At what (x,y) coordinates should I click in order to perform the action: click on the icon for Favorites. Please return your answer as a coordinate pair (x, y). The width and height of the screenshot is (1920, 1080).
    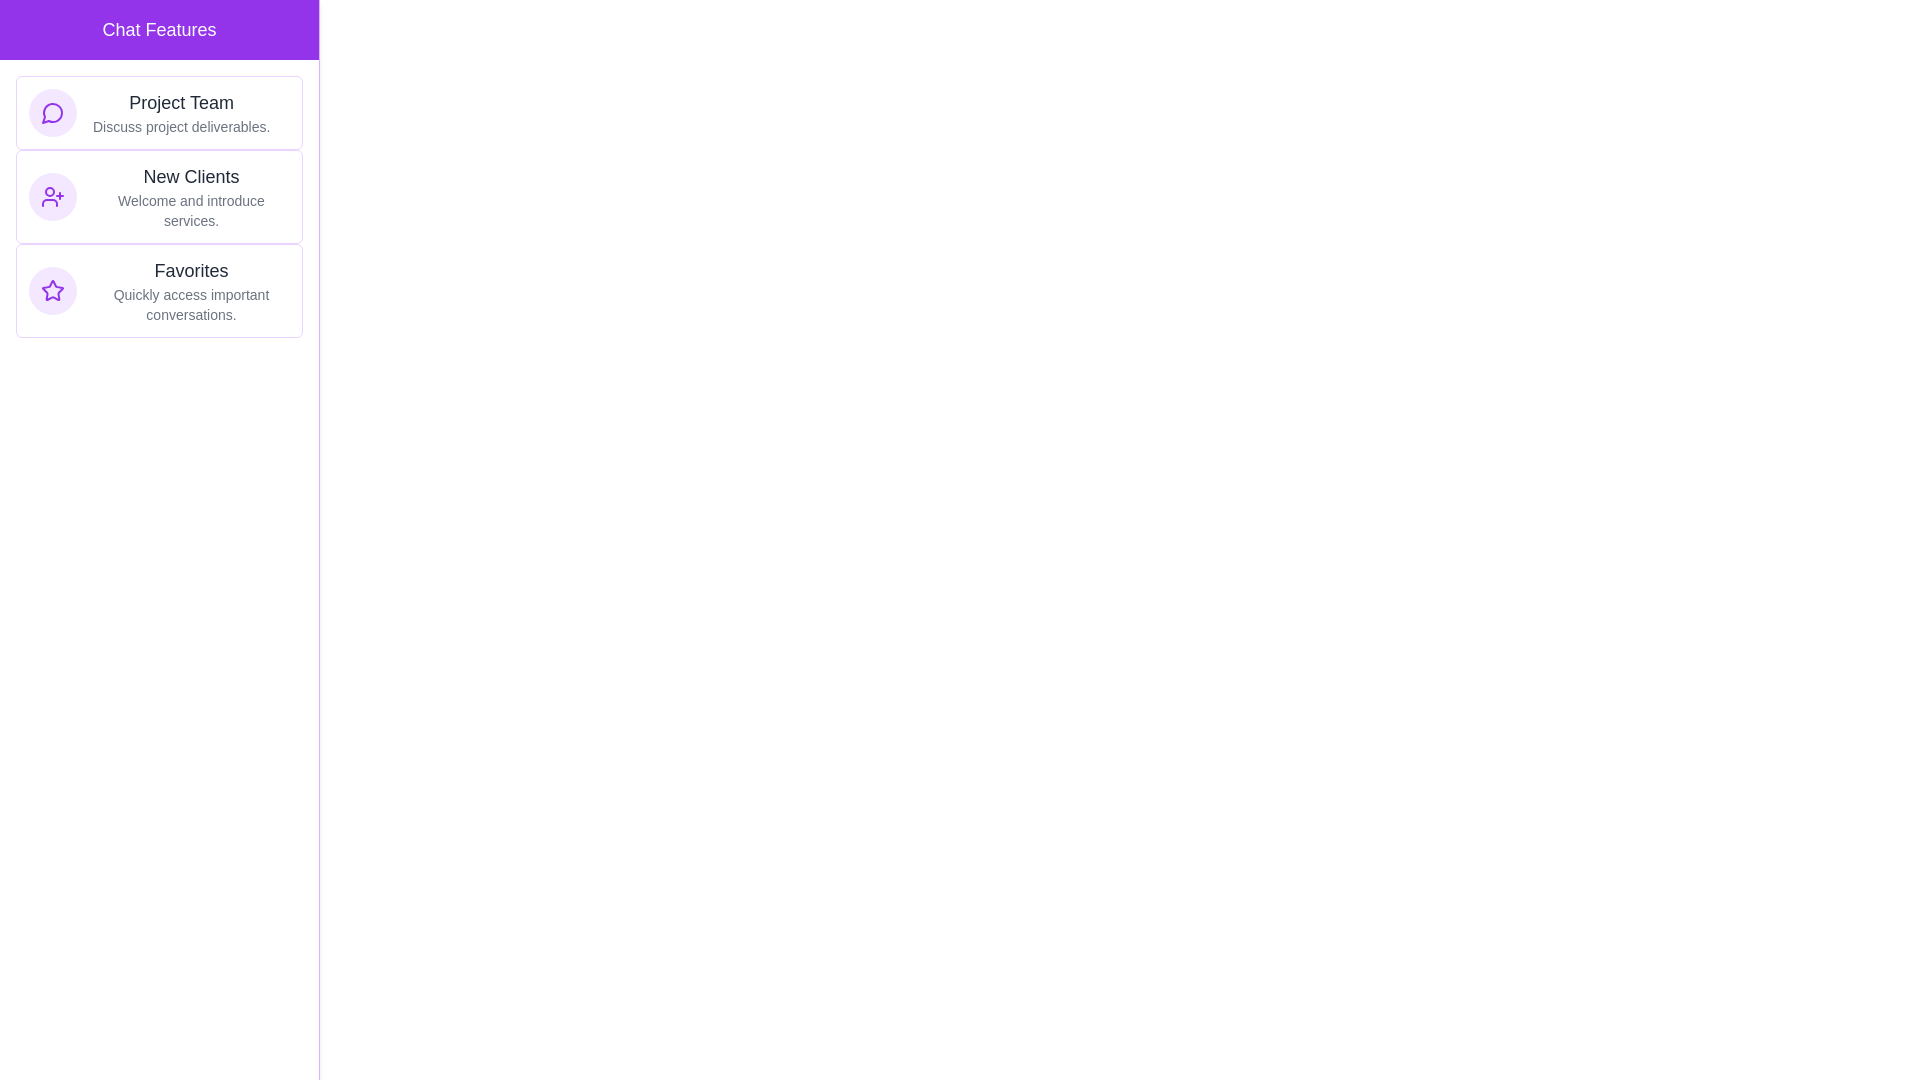
    Looking at the image, I should click on (52, 290).